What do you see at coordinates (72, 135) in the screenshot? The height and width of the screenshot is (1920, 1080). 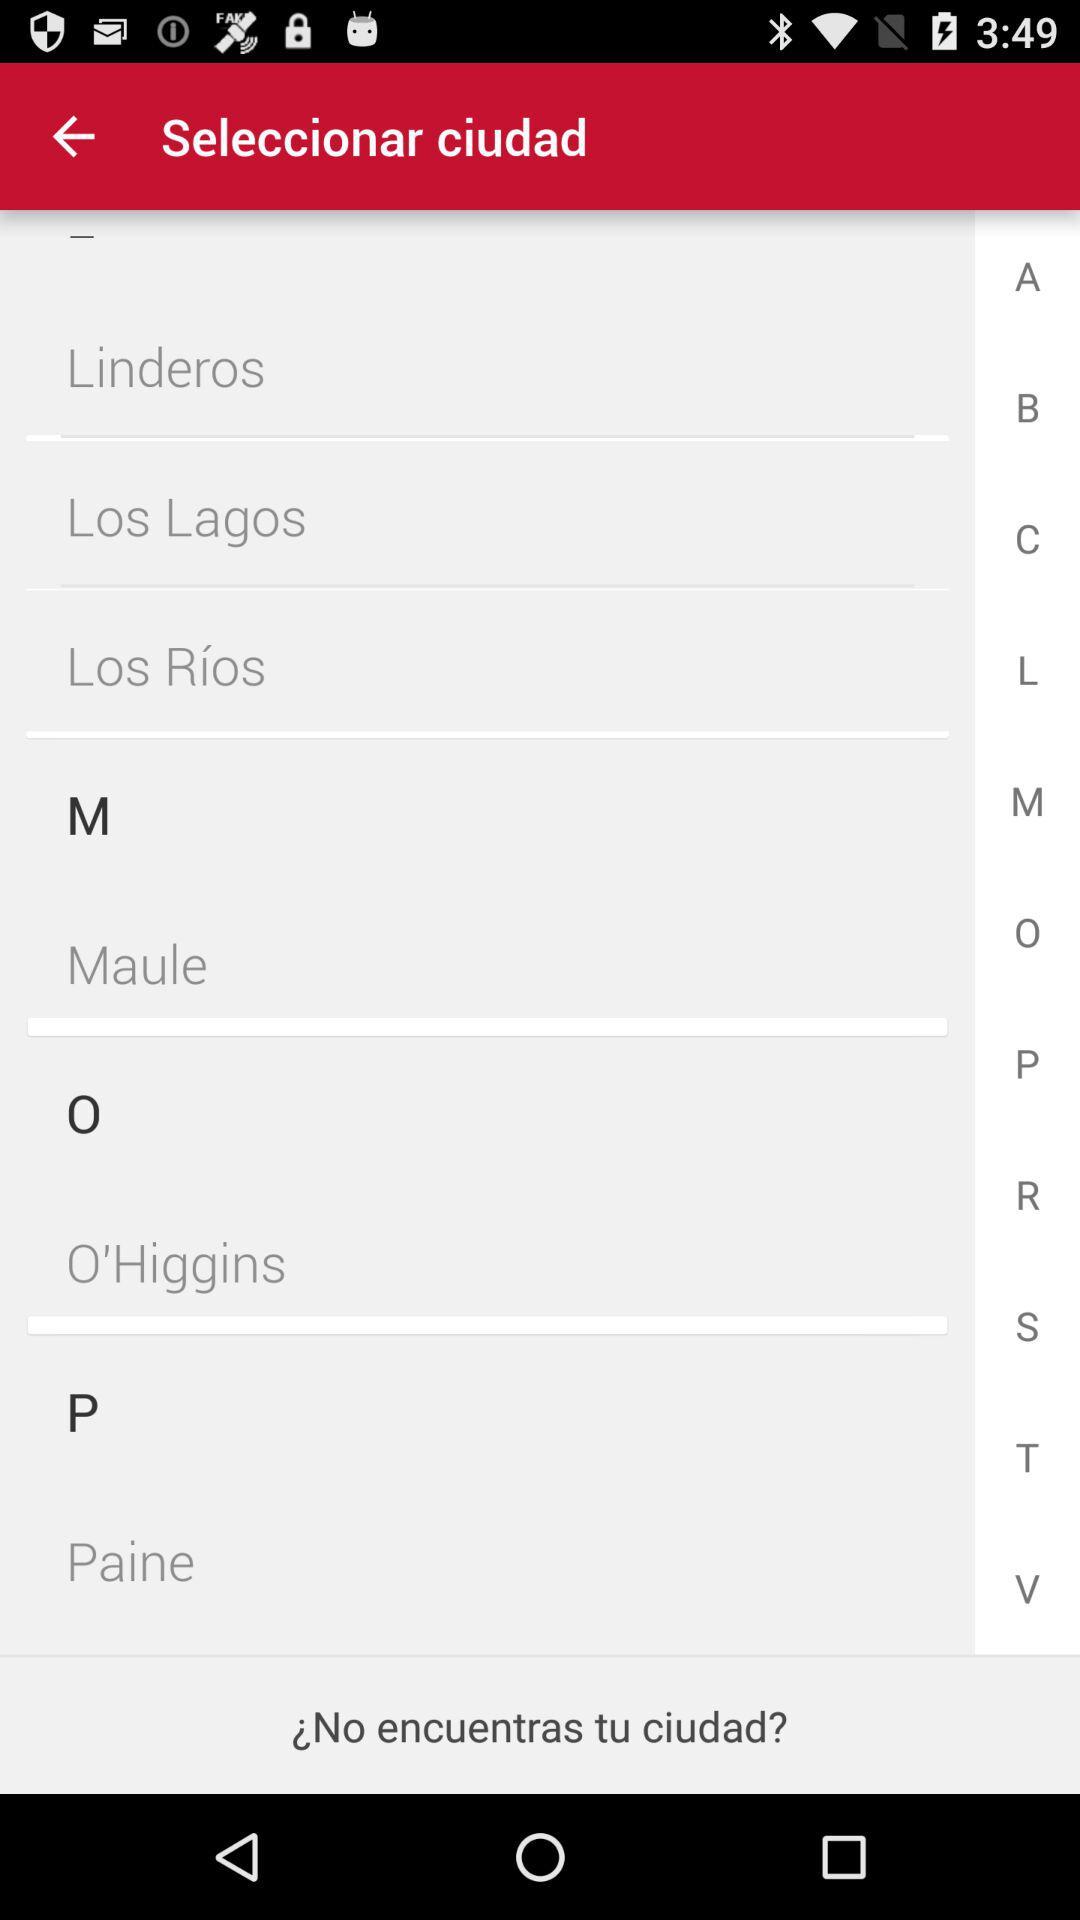 I see `icon to the left of seleccionar ciudad icon` at bounding box center [72, 135].